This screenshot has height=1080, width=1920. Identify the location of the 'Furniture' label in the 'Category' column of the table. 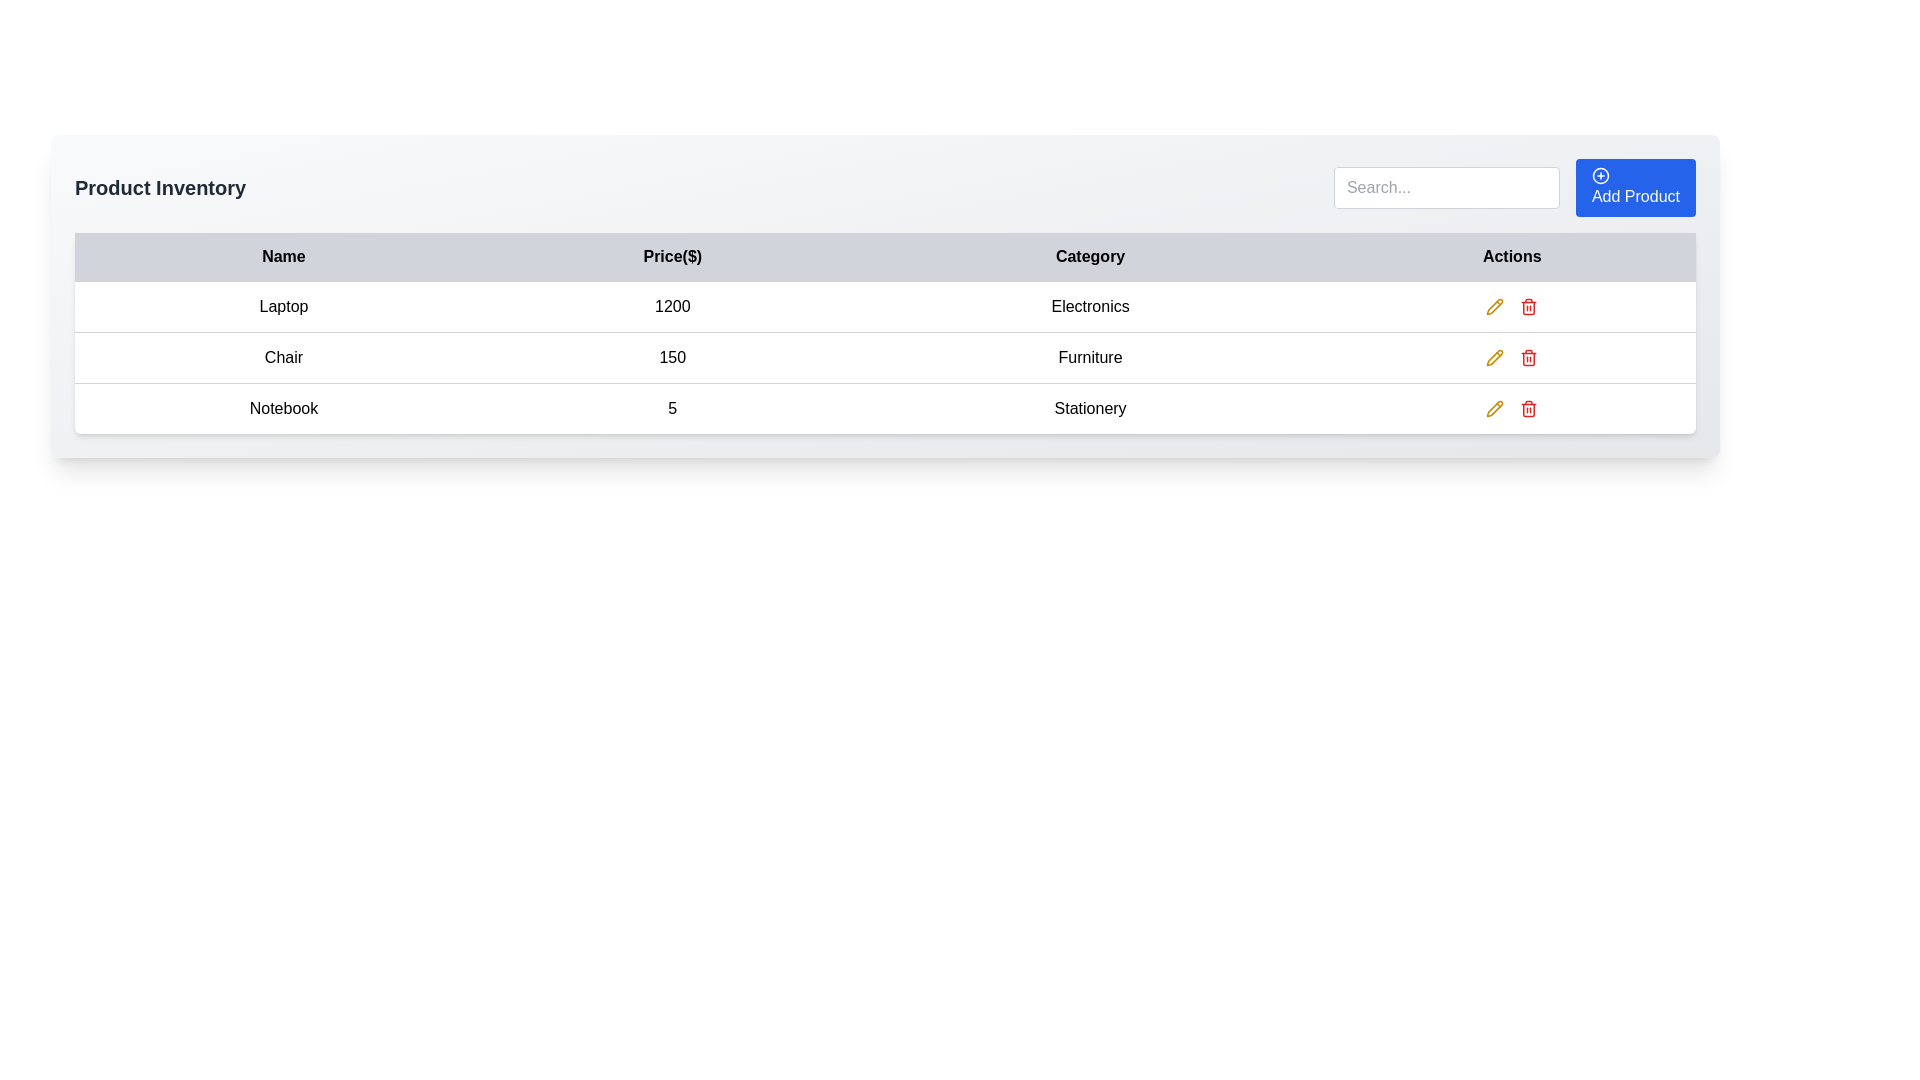
(1089, 357).